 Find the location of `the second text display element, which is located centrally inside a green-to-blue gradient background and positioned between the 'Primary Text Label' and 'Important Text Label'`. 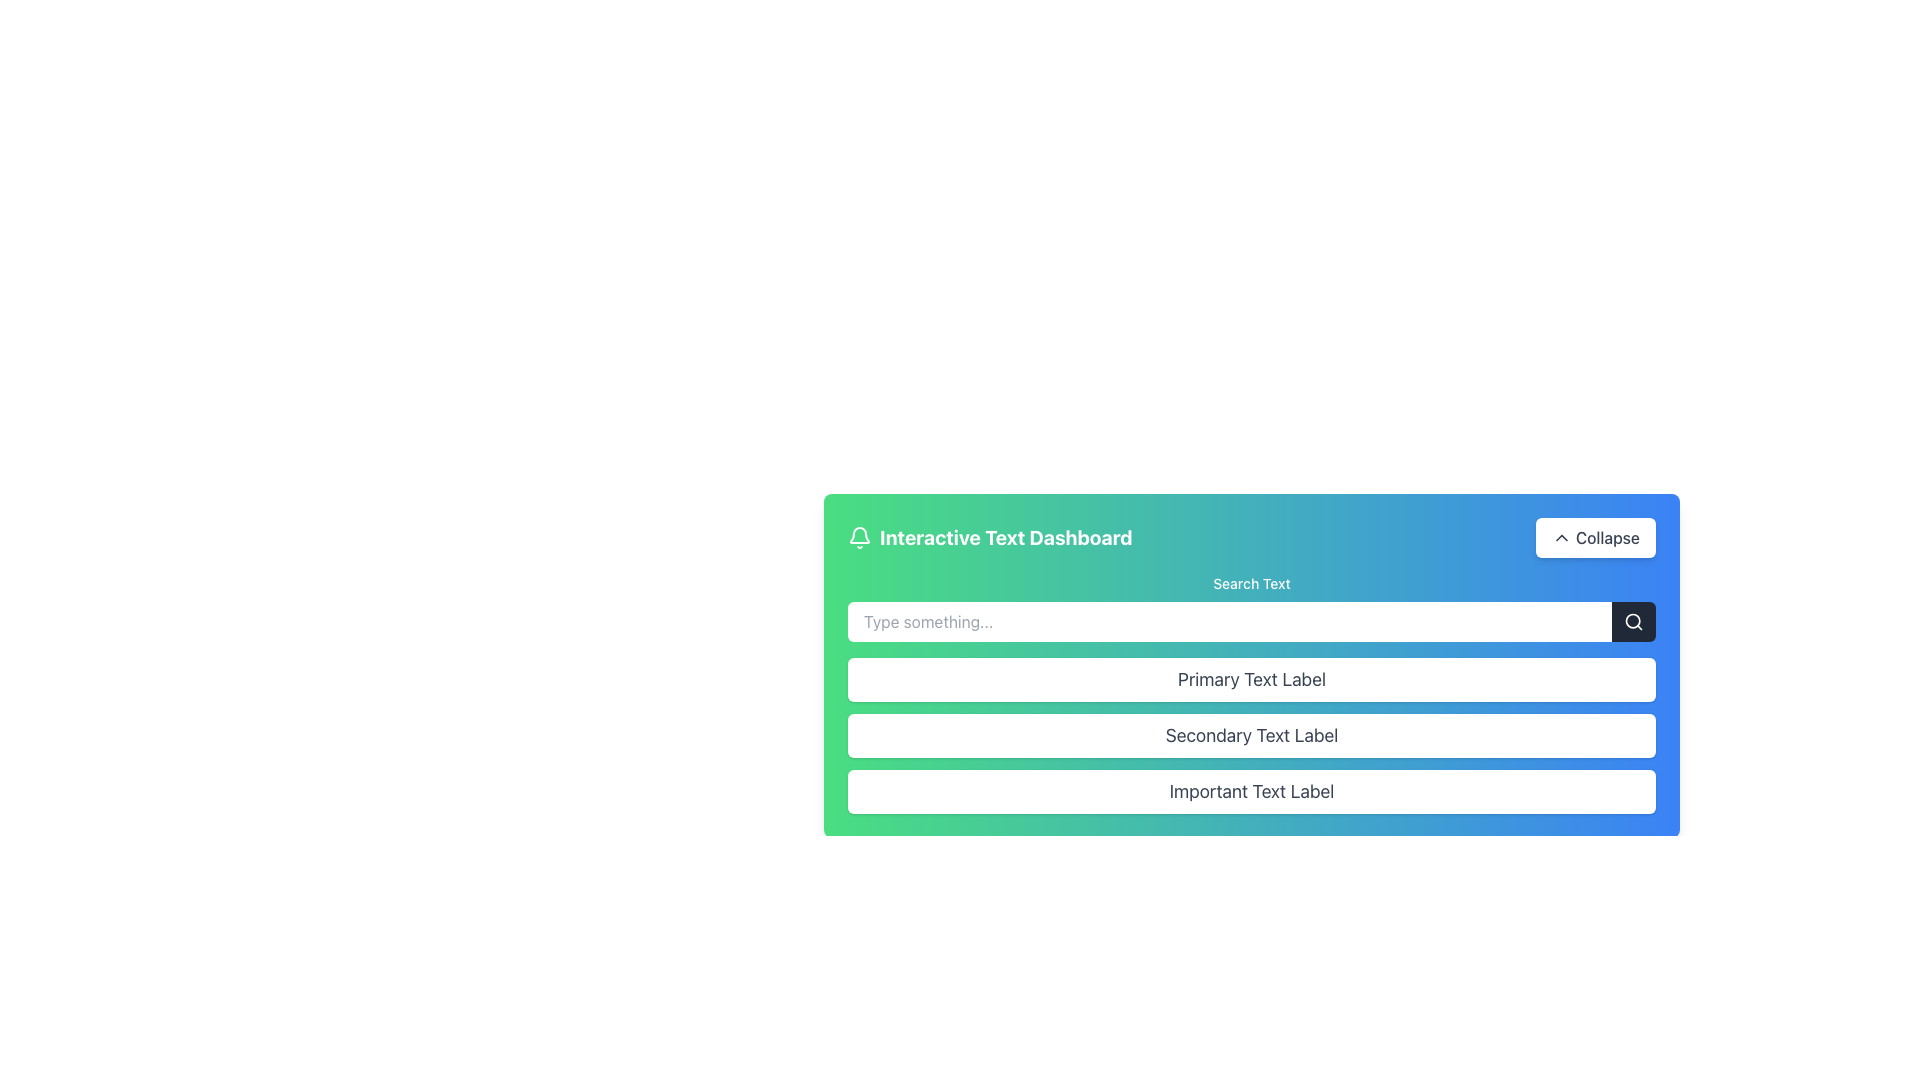

the second text display element, which is located centrally inside a green-to-blue gradient background and positioned between the 'Primary Text Label' and 'Important Text Label' is located at coordinates (1251, 736).